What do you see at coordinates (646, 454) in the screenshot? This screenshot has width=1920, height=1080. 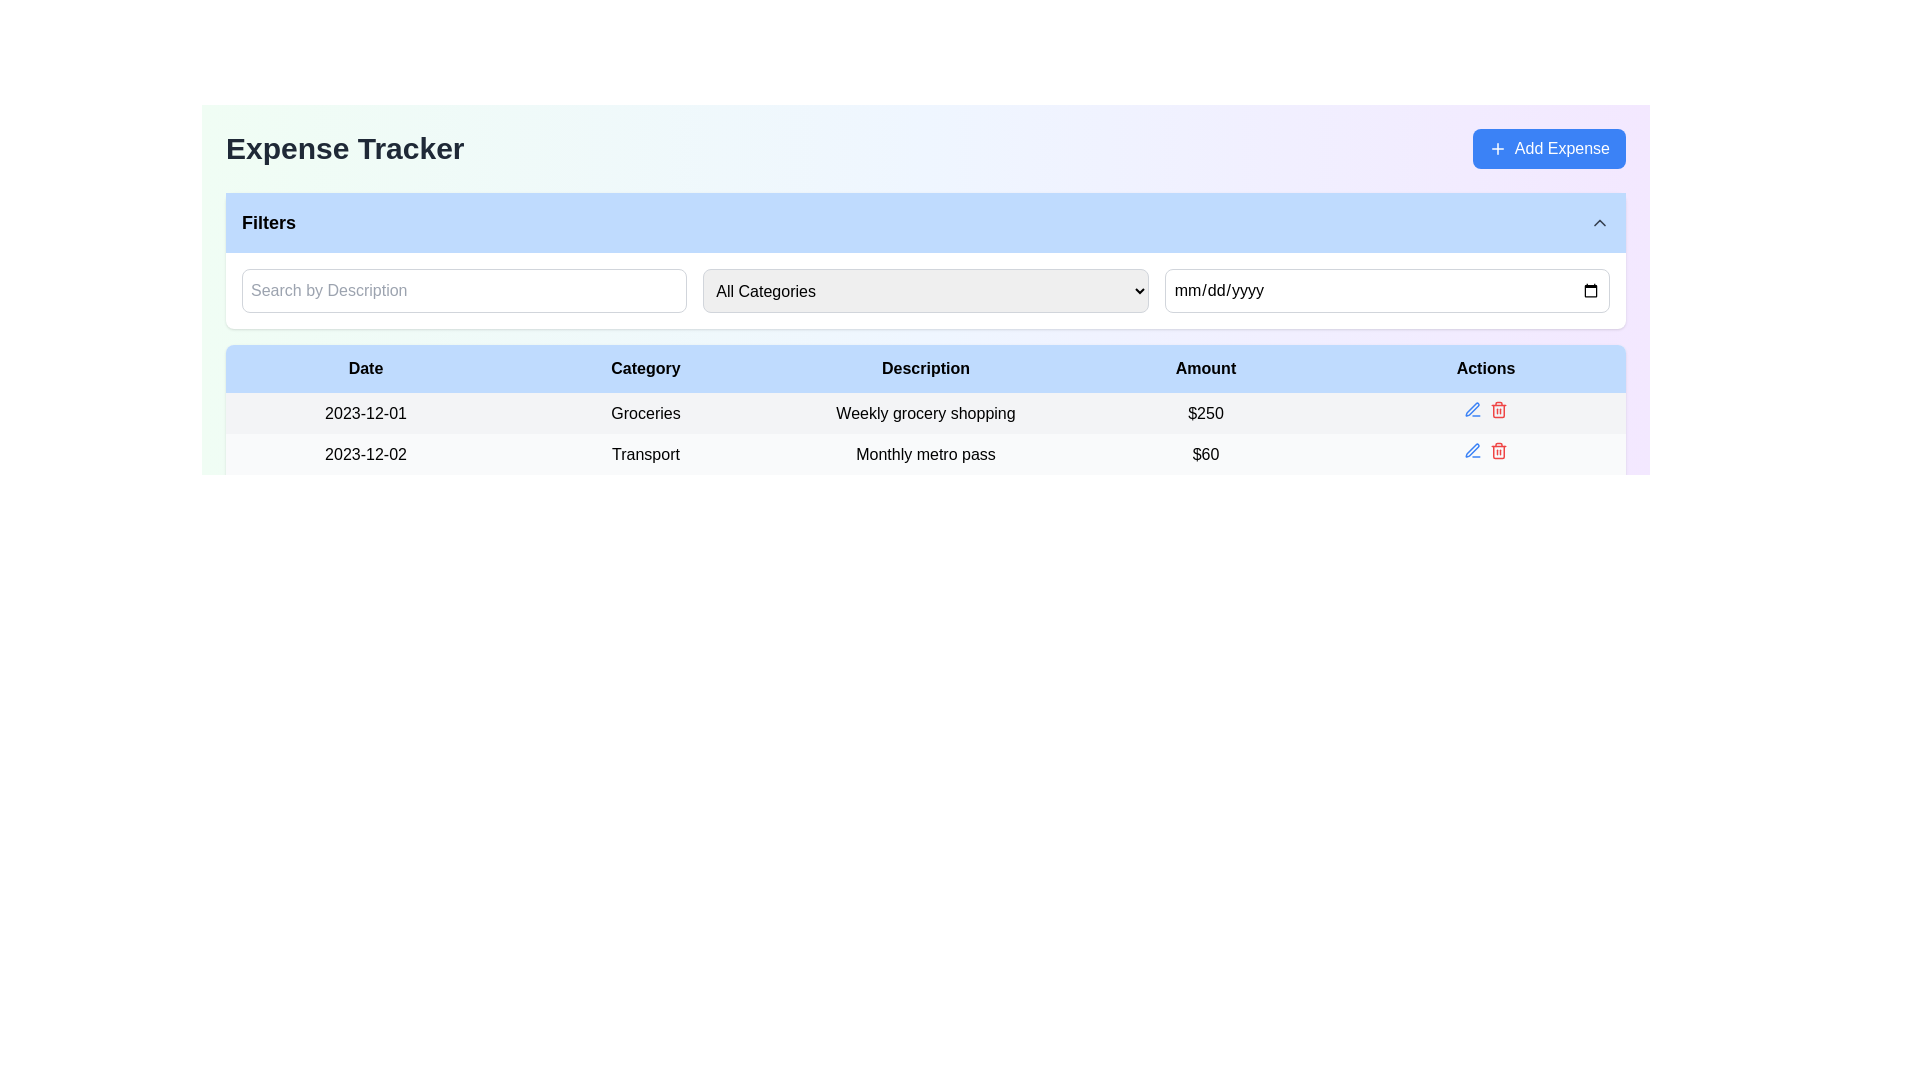 I see `the text label reading 'Transport', which is styled in plain black text and located in the second row of the table under the 'Category' column` at bounding box center [646, 454].